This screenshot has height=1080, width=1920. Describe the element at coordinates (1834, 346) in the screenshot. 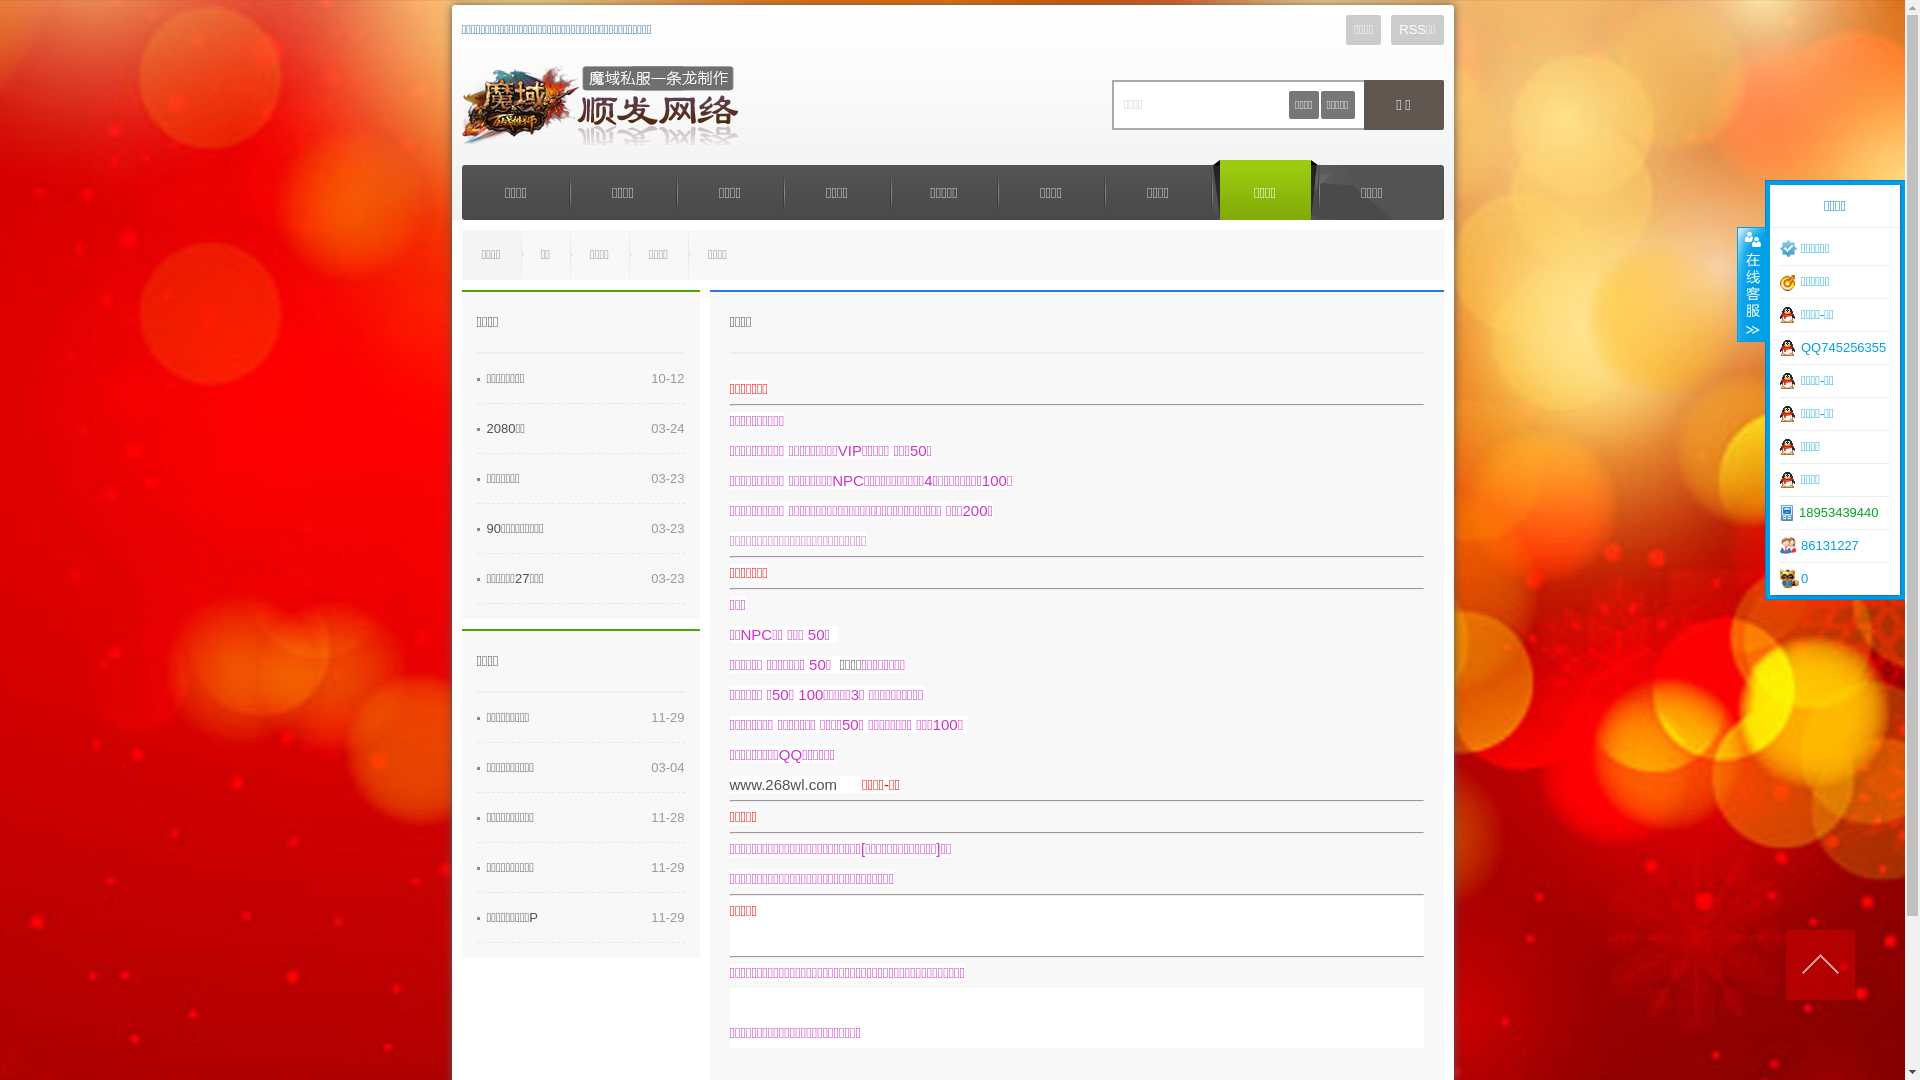

I see `'QQ745256355'` at that location.